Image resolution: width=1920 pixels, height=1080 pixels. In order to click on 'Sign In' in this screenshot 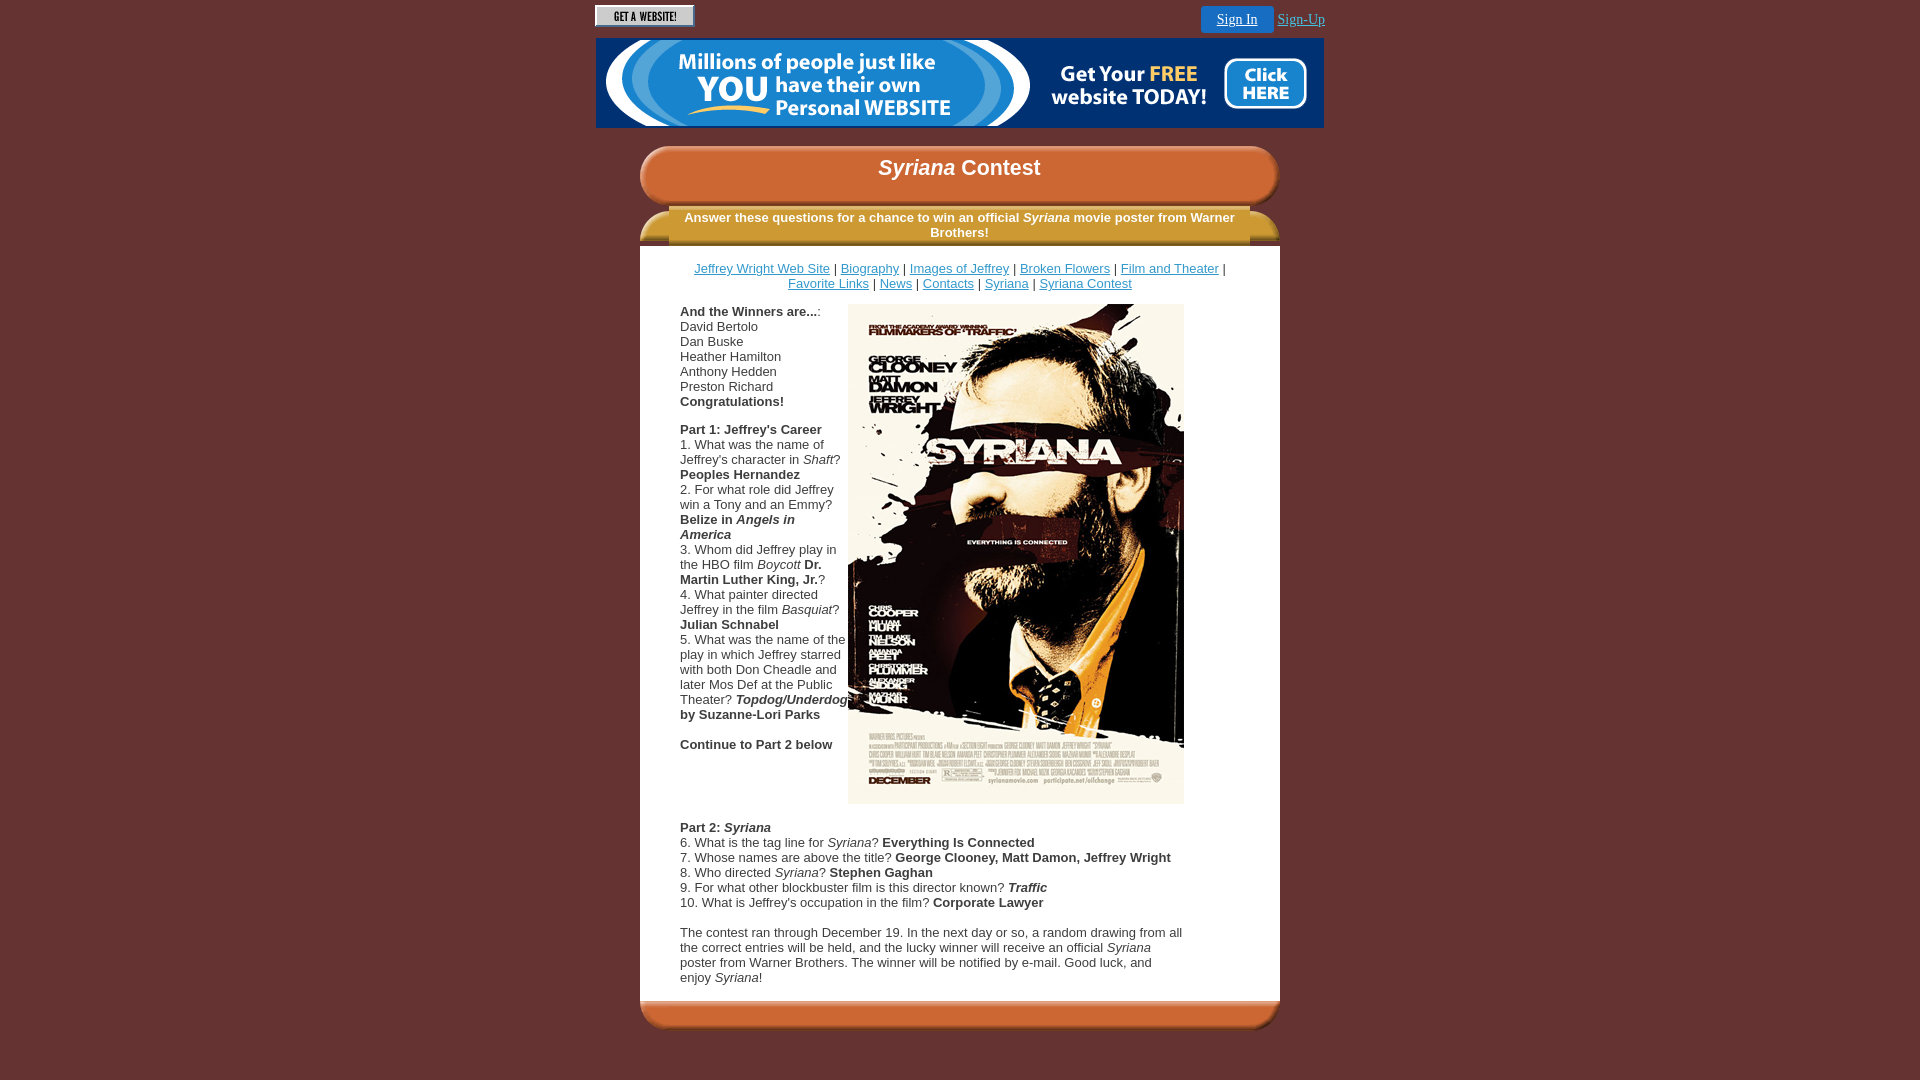, I will do `click(1200, 19)`.